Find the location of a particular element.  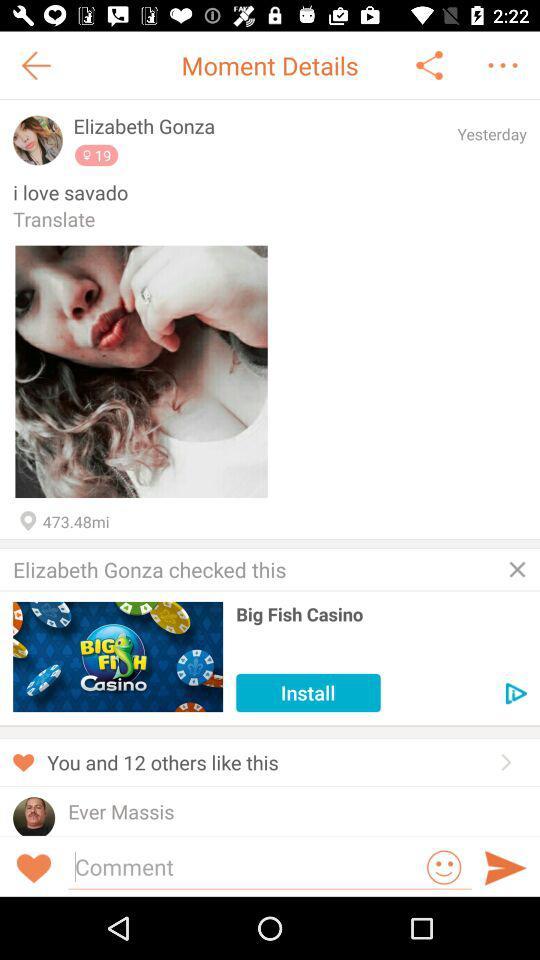

comment input area is located at coordinates (245, 865).